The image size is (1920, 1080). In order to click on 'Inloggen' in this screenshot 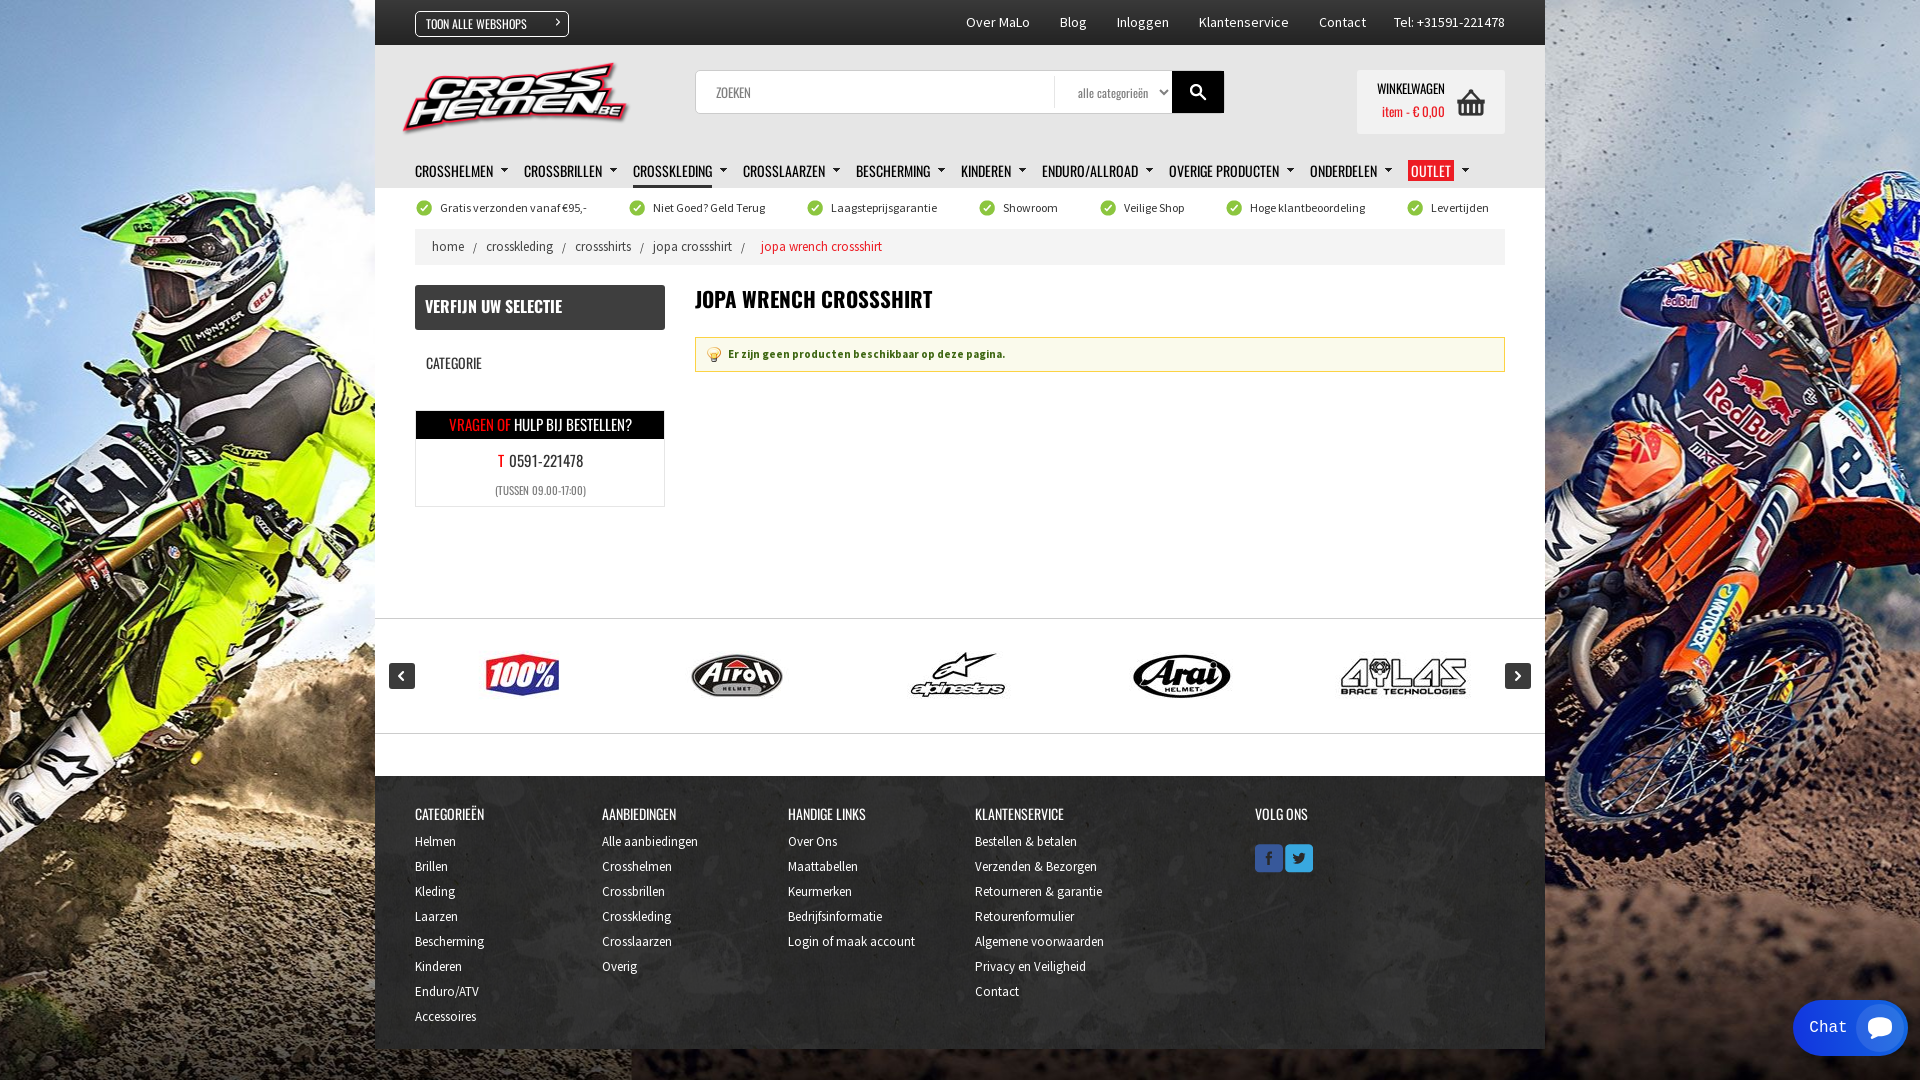, I will do `click(1142, 22)`.